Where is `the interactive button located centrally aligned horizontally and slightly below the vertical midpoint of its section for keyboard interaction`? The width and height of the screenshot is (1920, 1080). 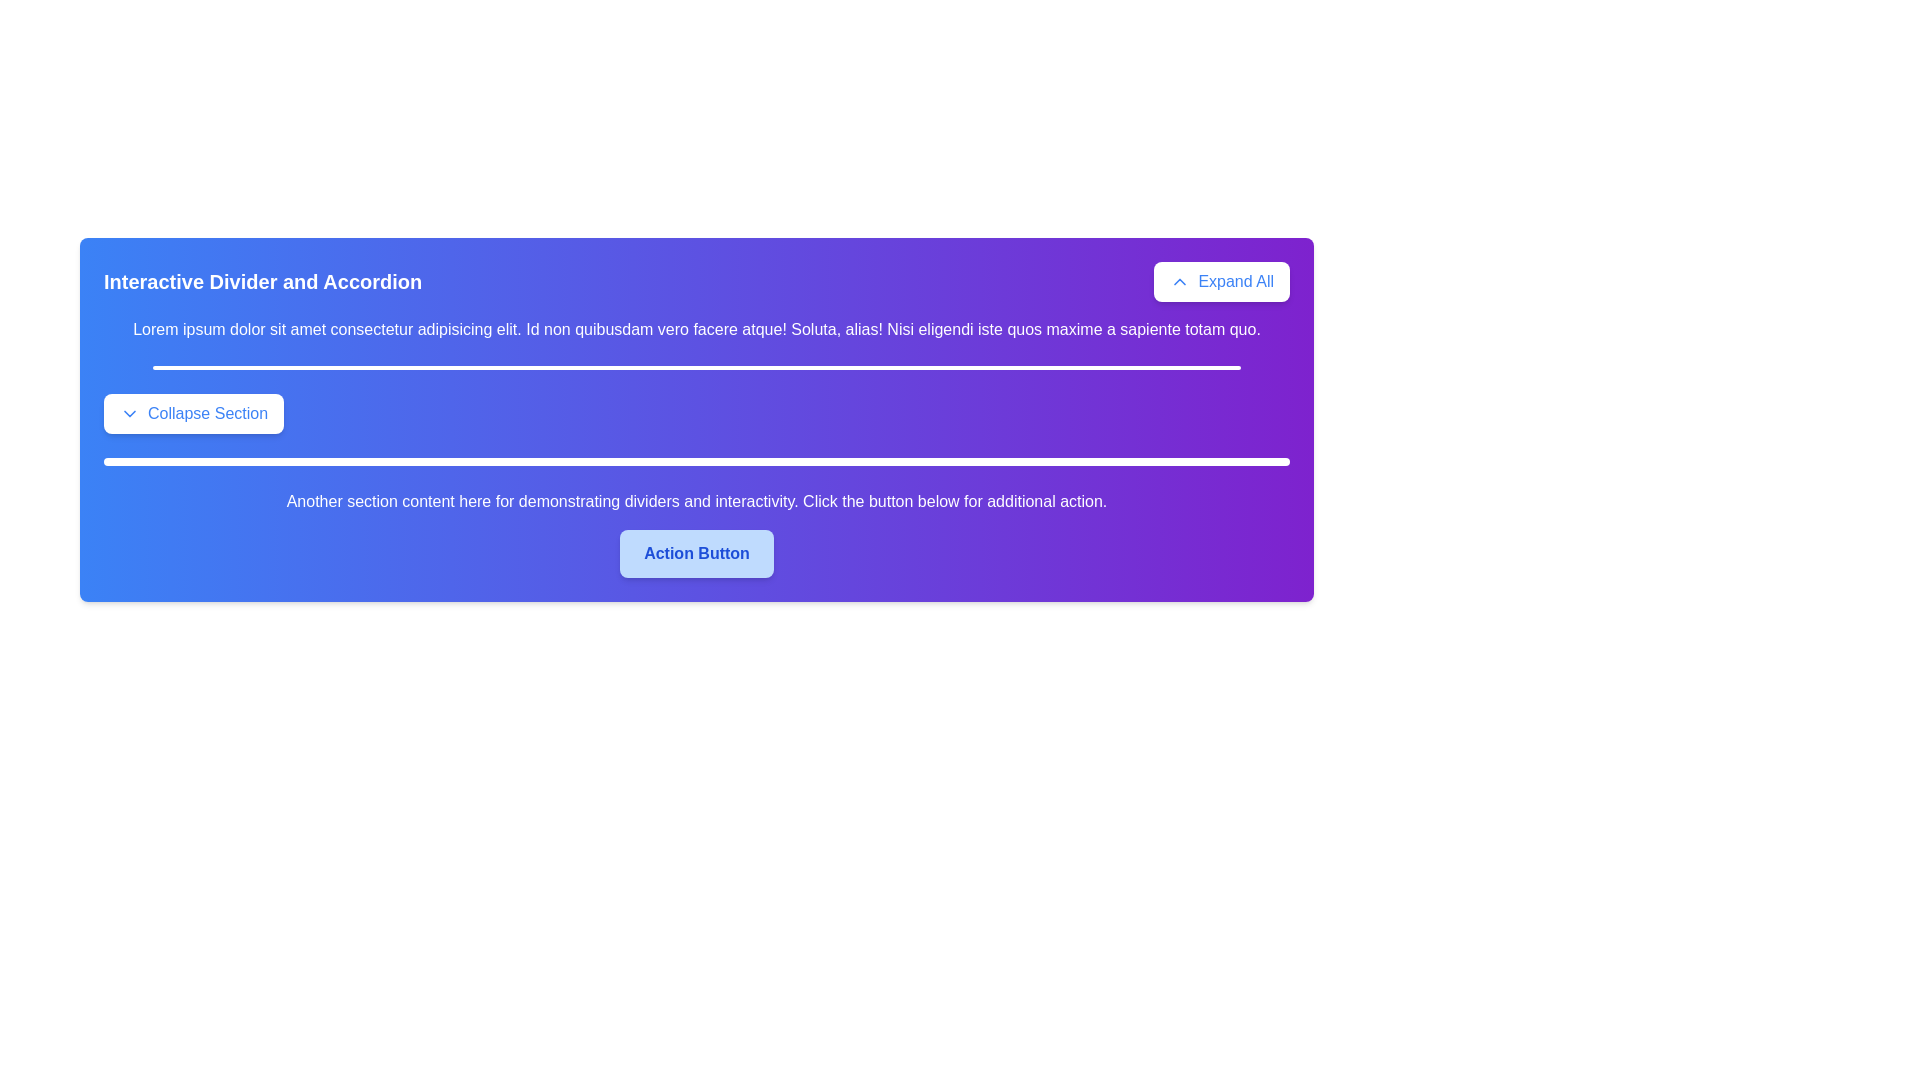
the interactive button located centrally aligned horizontally and slightly below the vertical midpoint of its section for keyboard interaction is located at coordinates (696, 554).